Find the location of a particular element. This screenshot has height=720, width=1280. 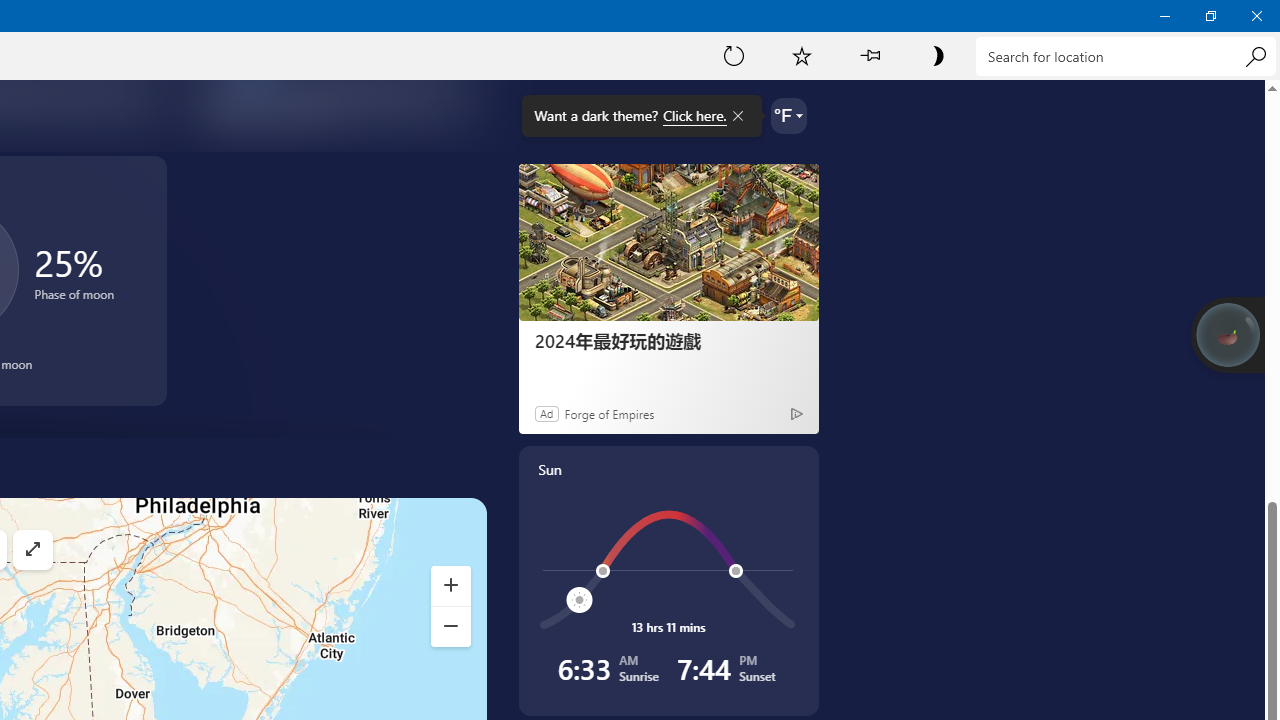

'Minimize Weather' is located at coordinates (1164, 15).